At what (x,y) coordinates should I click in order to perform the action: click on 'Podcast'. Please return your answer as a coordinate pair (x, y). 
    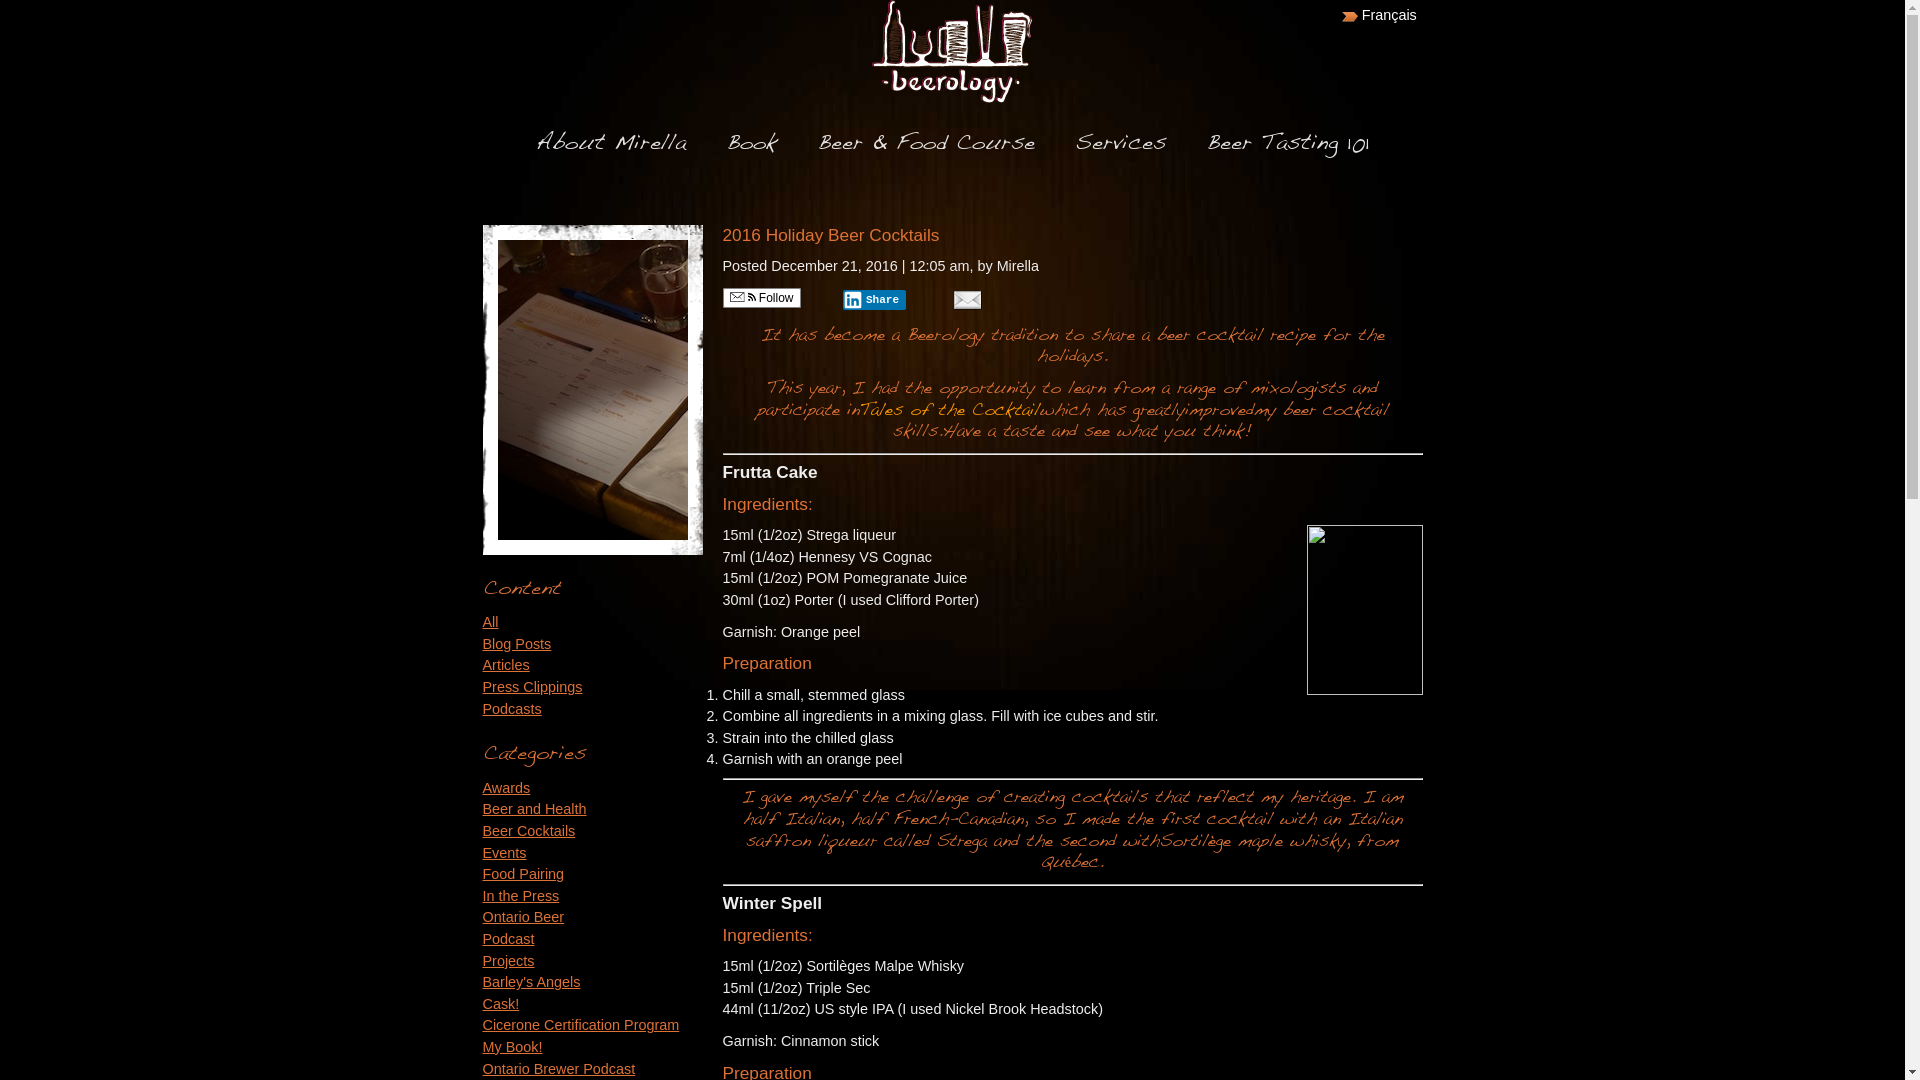
    Looking at the image, I should click on (481, 938).